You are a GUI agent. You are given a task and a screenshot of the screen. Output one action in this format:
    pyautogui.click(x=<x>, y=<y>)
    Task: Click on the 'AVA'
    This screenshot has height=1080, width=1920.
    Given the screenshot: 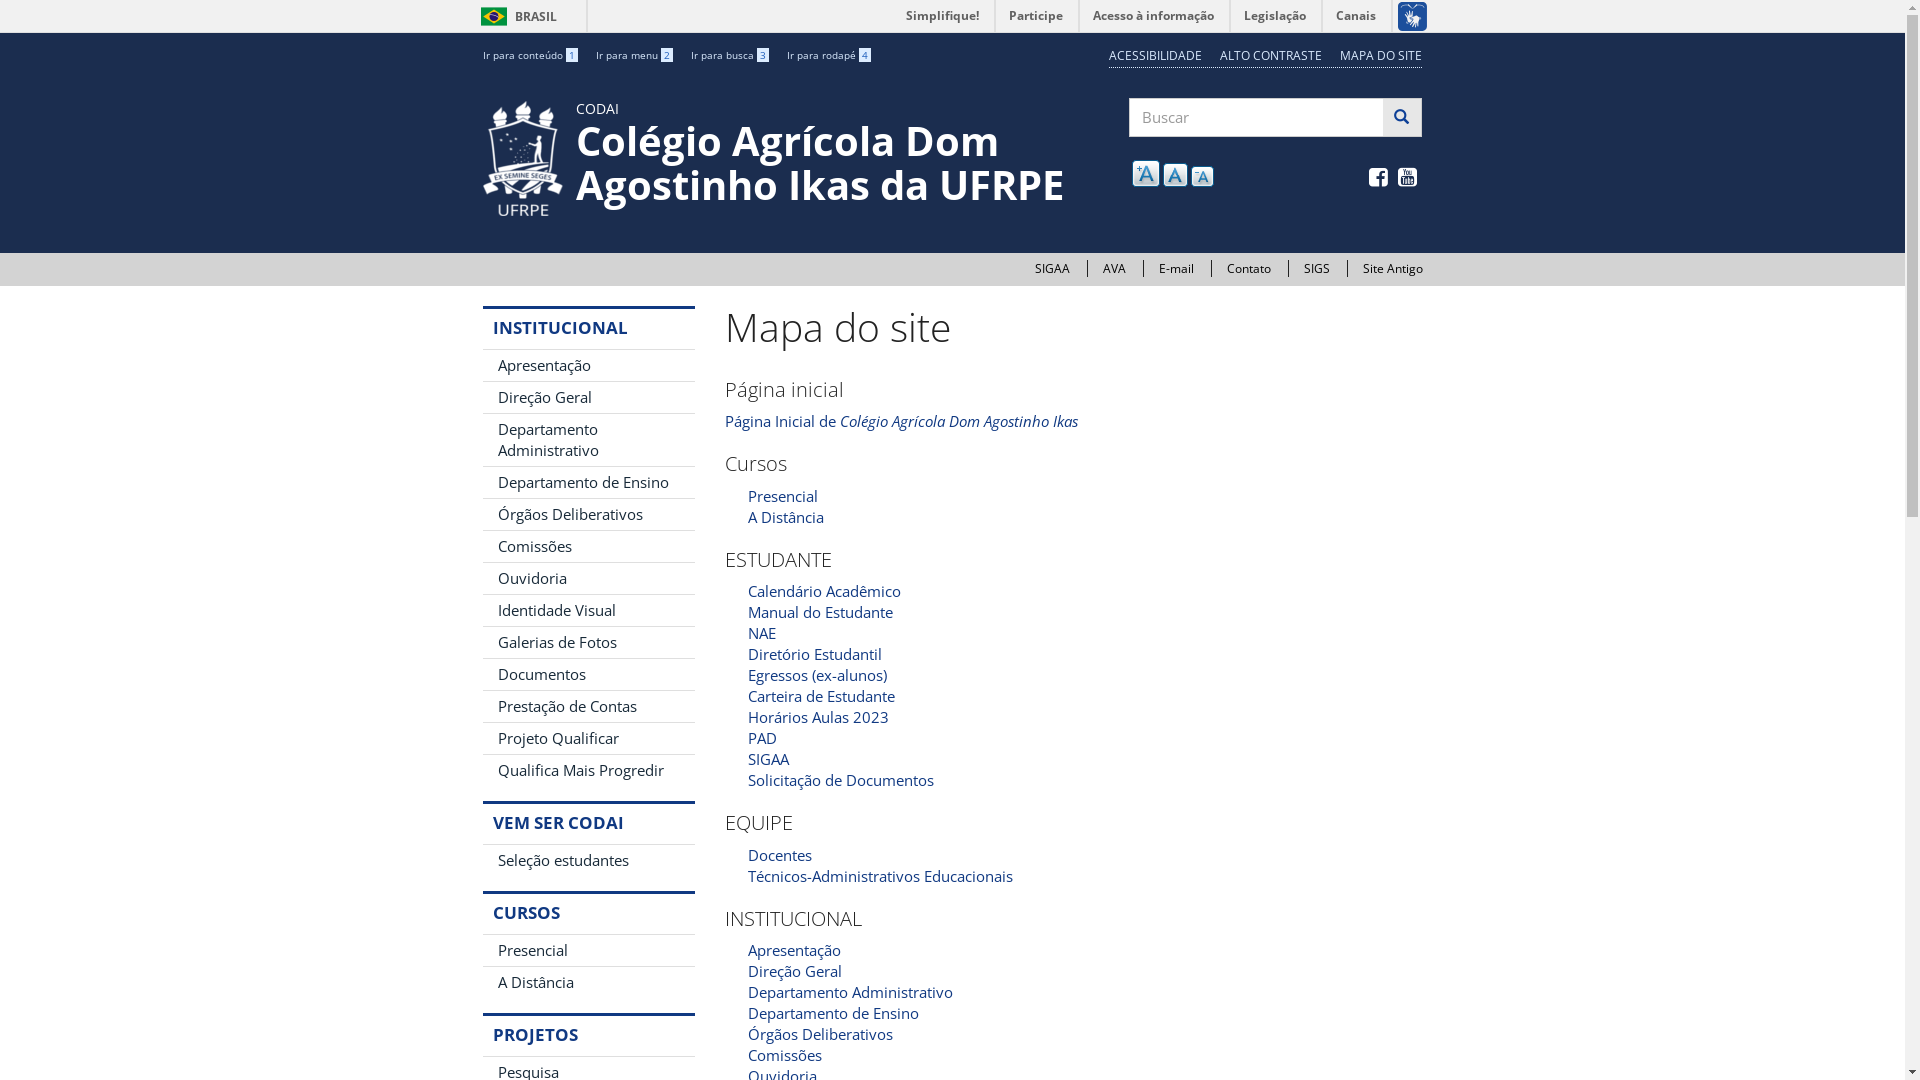 What is the action you would take?
    pyautogui.click(x=1101, y=267)
    